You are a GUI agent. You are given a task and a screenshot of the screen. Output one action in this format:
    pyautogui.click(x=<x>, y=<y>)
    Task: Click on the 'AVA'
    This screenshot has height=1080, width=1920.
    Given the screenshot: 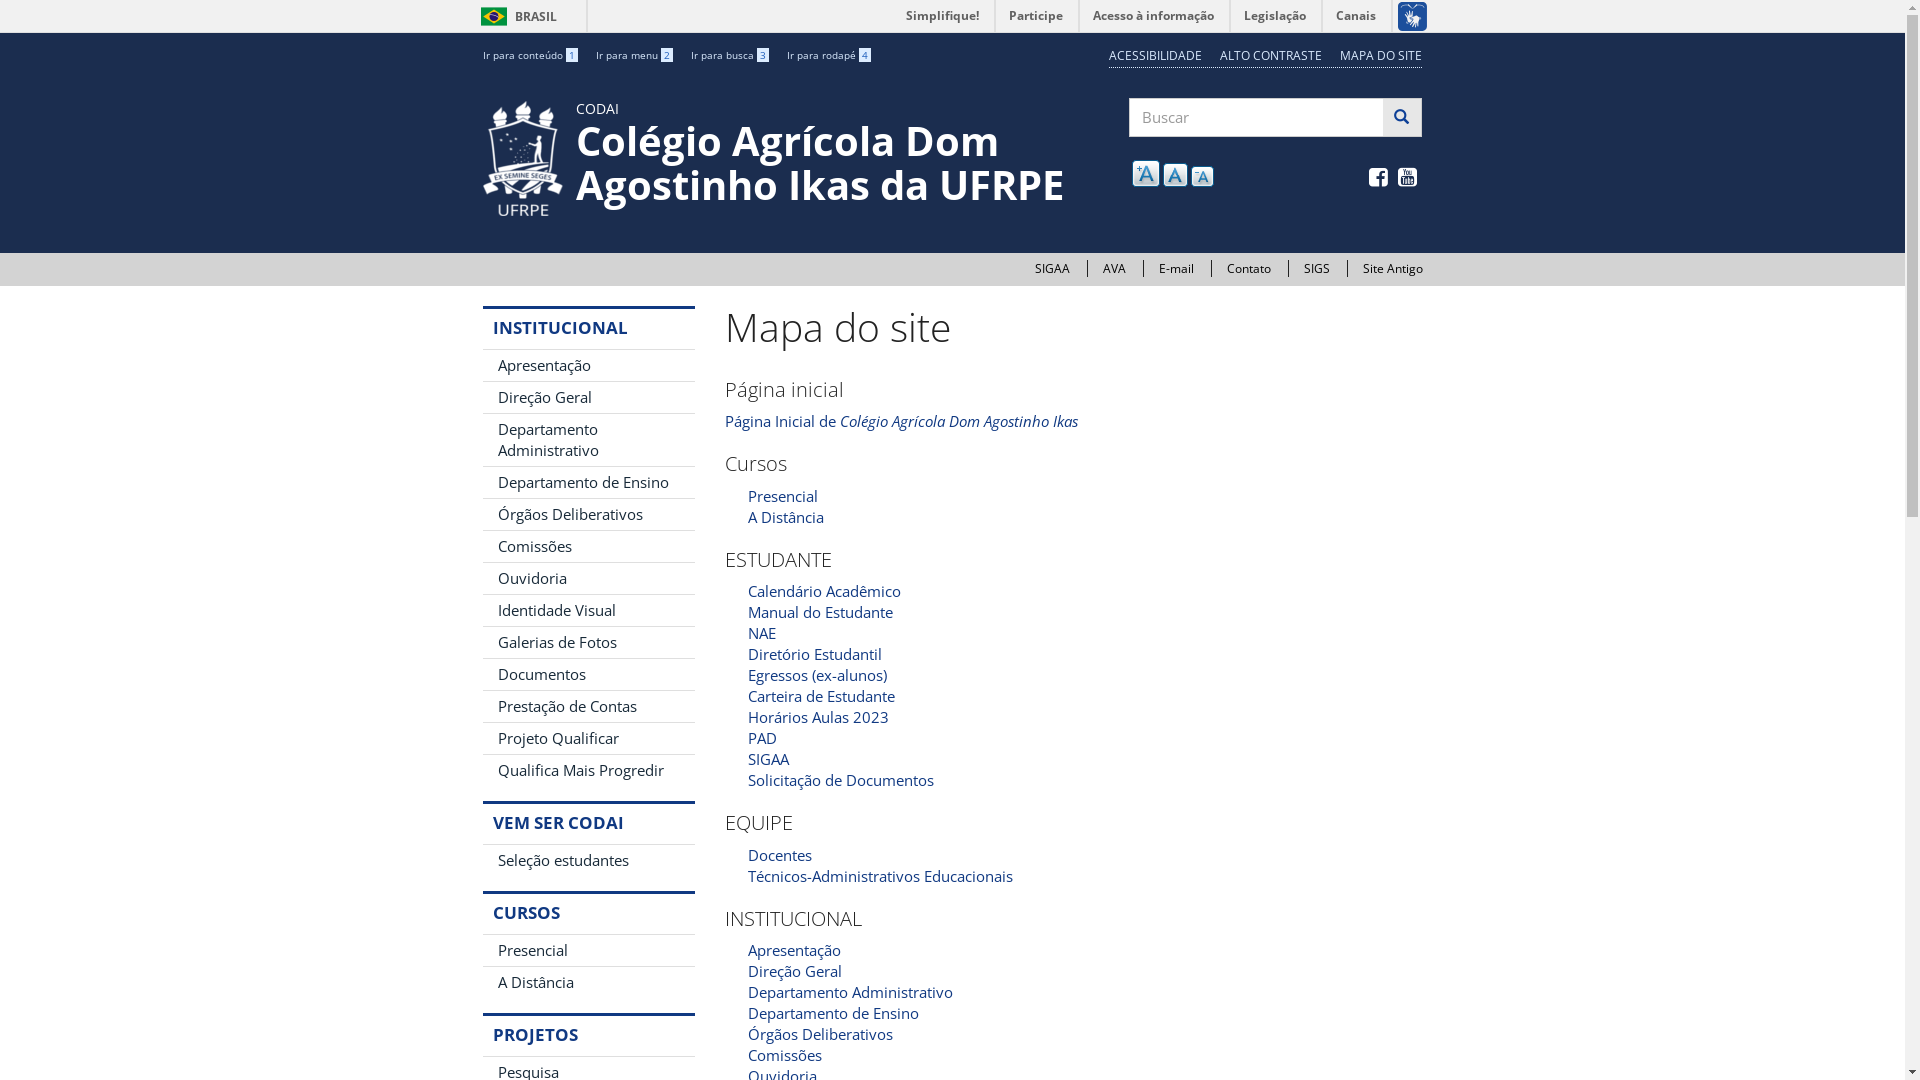 What is the action you would take?
    pyautogui.click(x=1101, y=267)
    